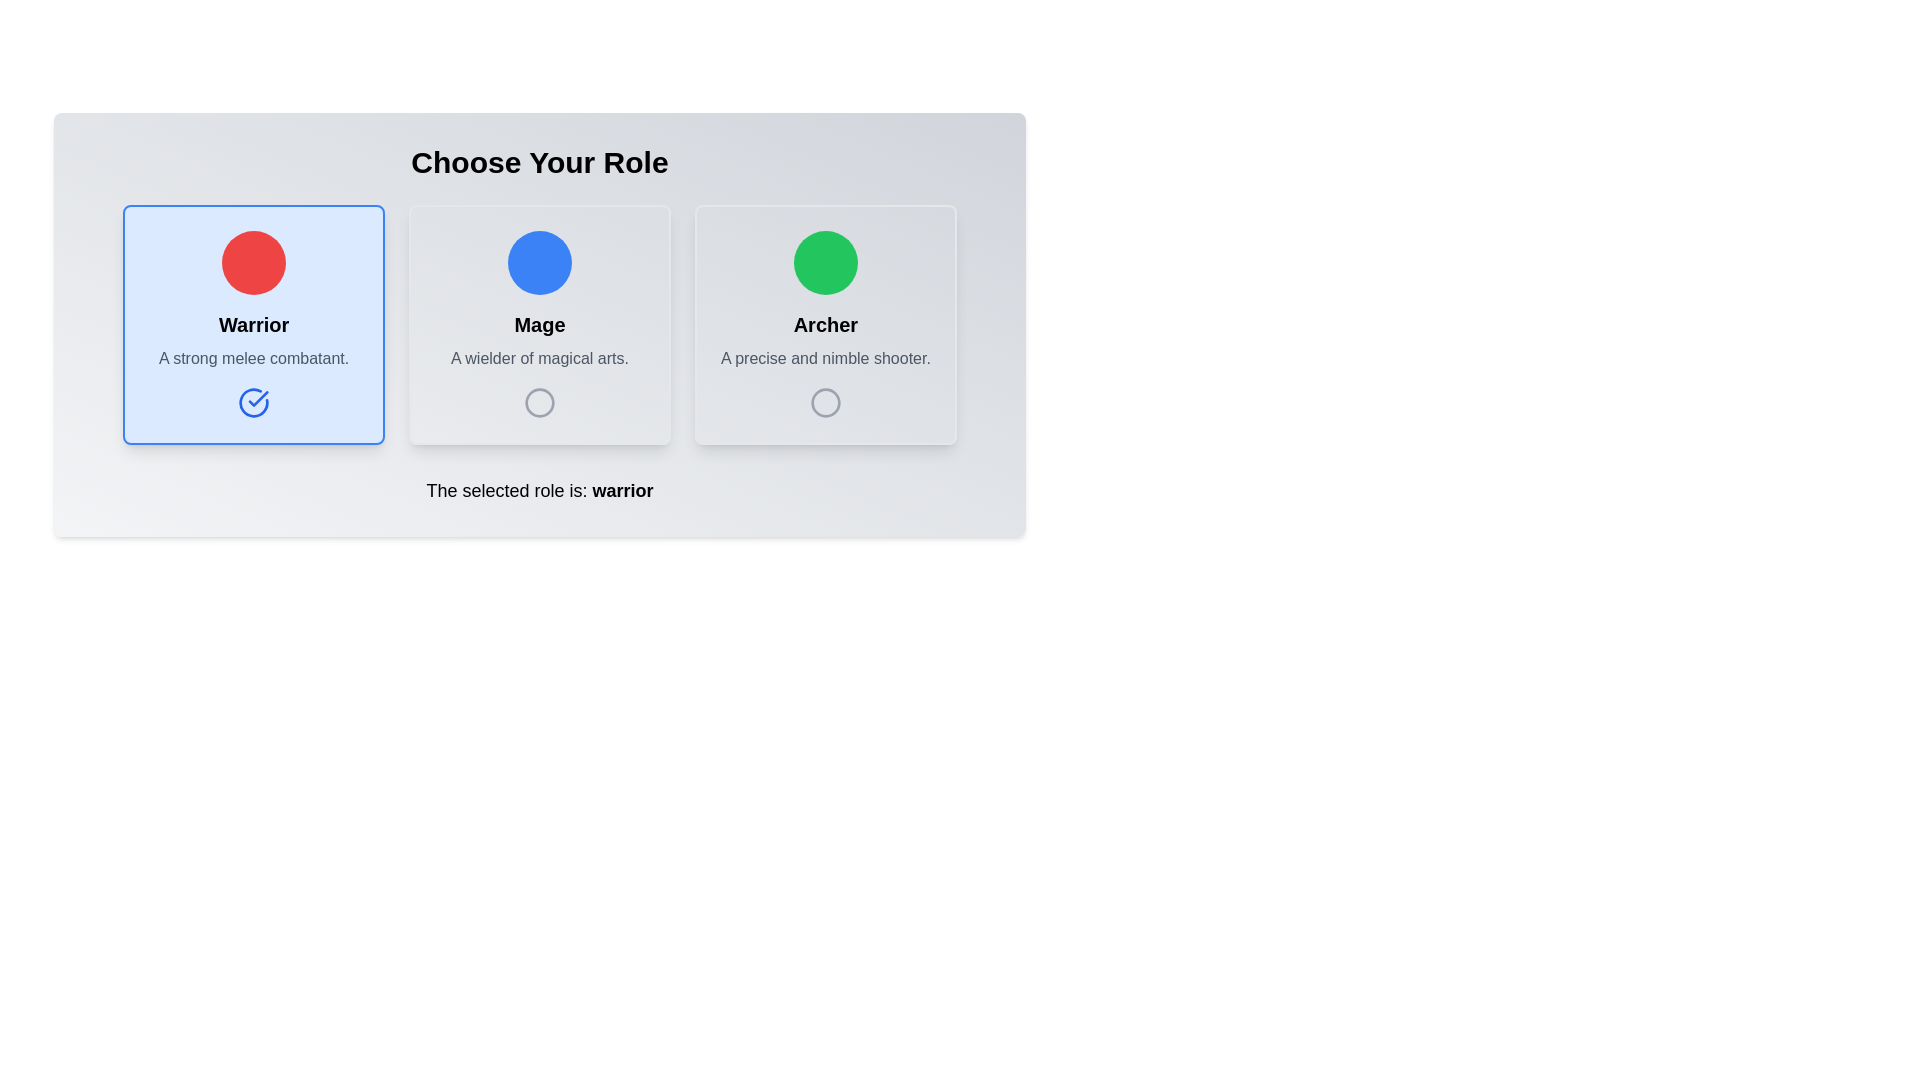  I want to click on on the selection icon that indicates the 'Warrior' option has been selected, located below the 'Warrior' text and above the descriptive text in the selection card, so click(253, 402).